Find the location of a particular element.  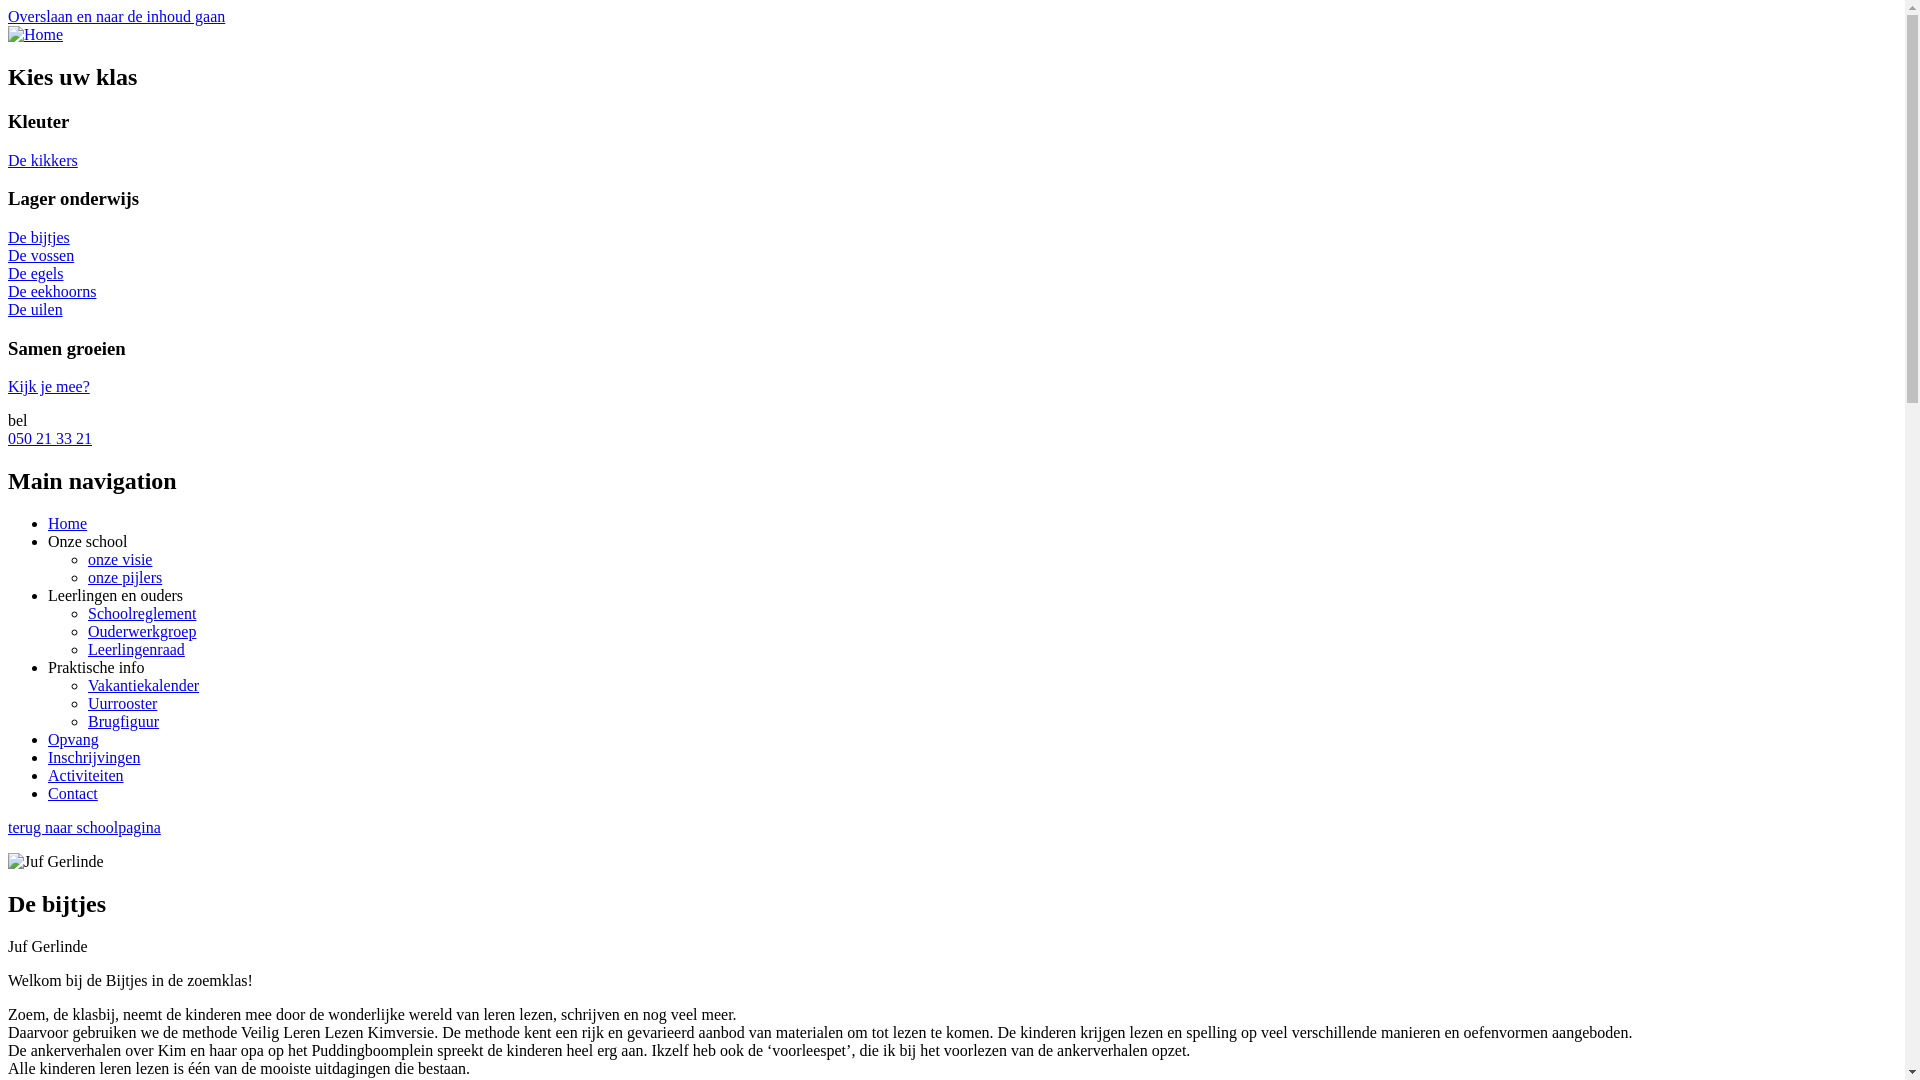

'Brugfiguur' is located at coordinates (122, 721).